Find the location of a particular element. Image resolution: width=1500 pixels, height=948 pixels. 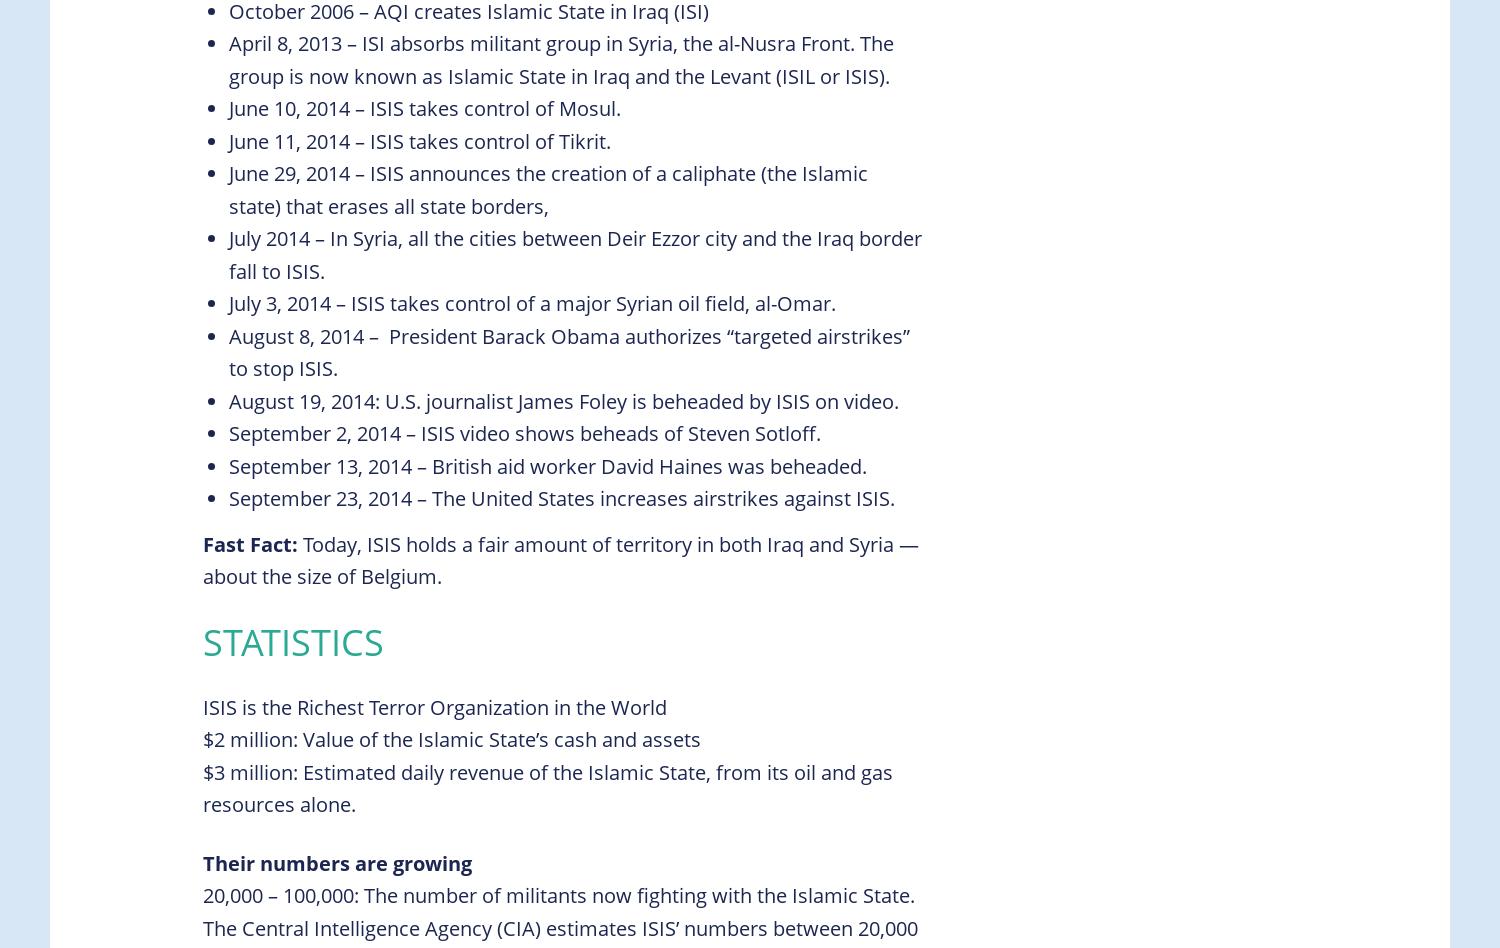

'September 23, 2014 – The United States increases airstrikes against ISIS.' is located at coordinates (228, 498).